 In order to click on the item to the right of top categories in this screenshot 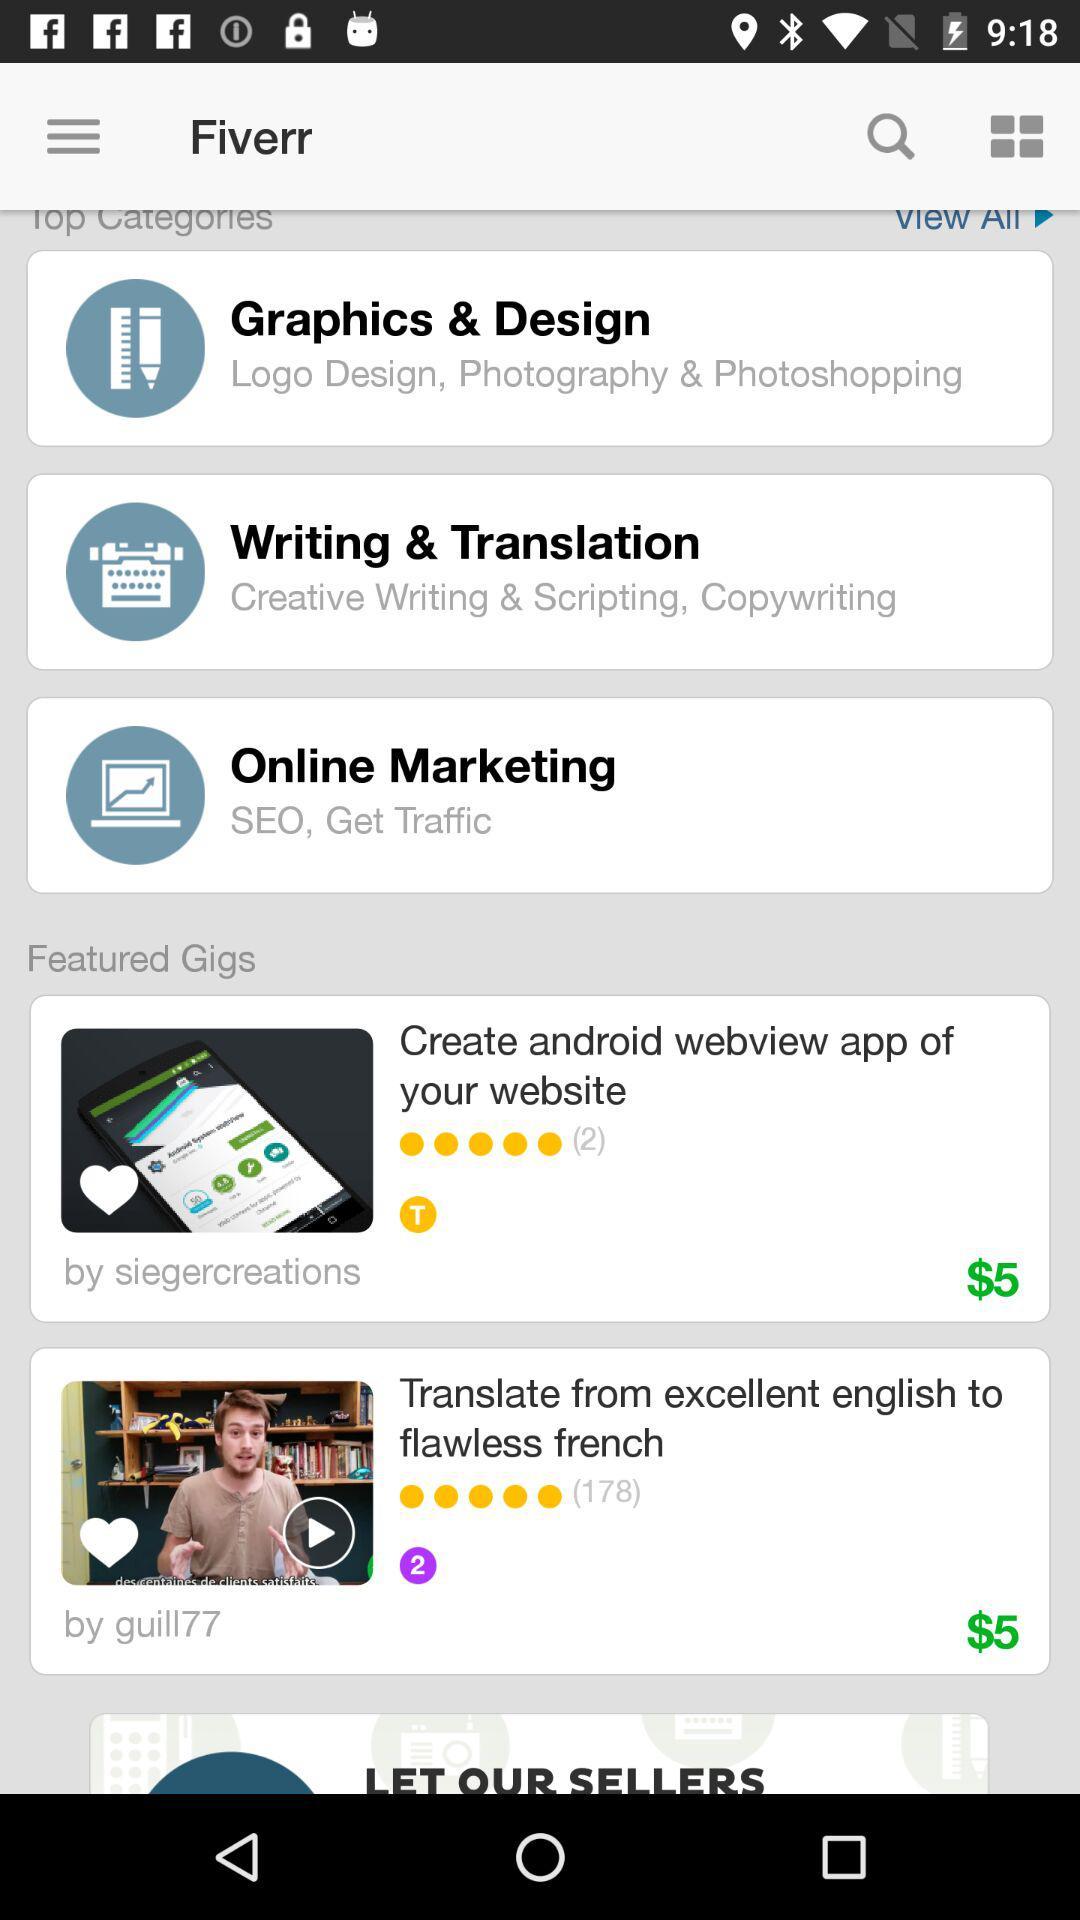, I will do `click(972, 223)`.